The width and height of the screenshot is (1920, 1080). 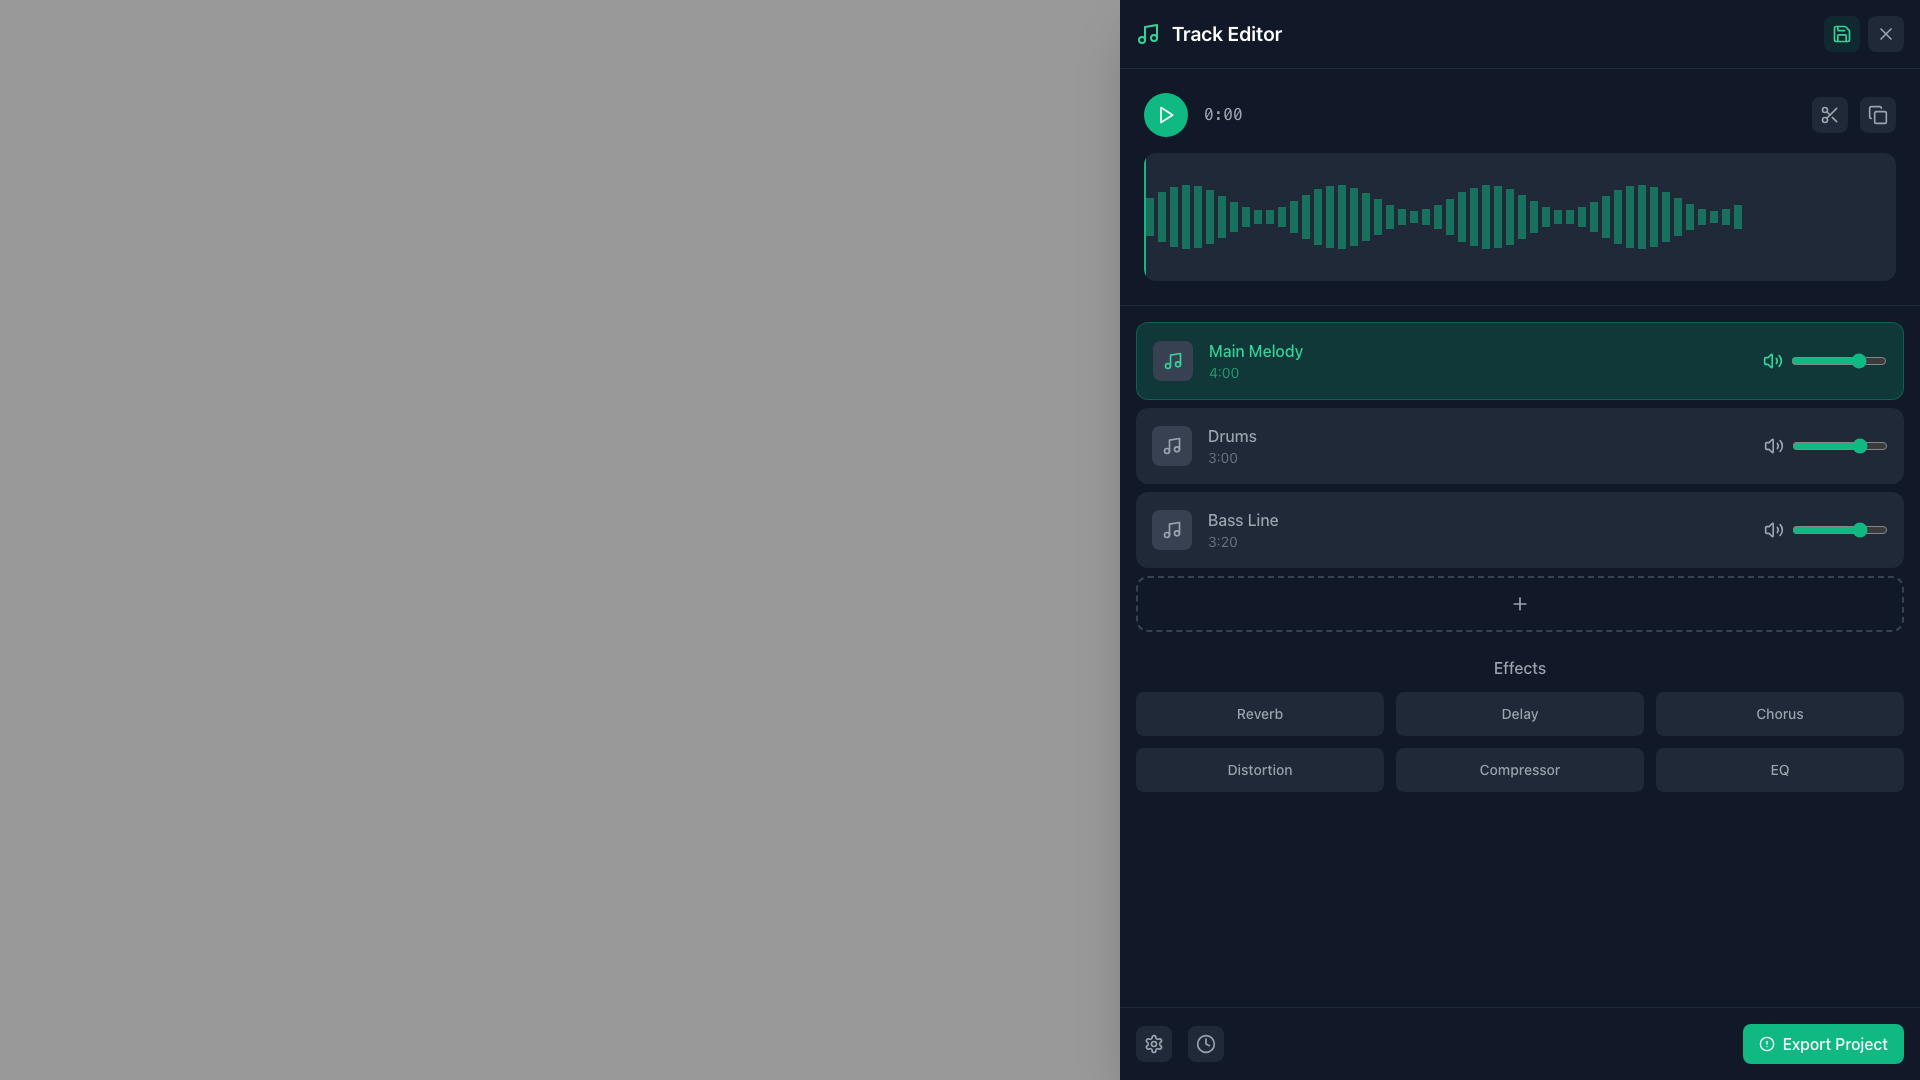 I want to click on the slider value, so click(x=1858, y=361).